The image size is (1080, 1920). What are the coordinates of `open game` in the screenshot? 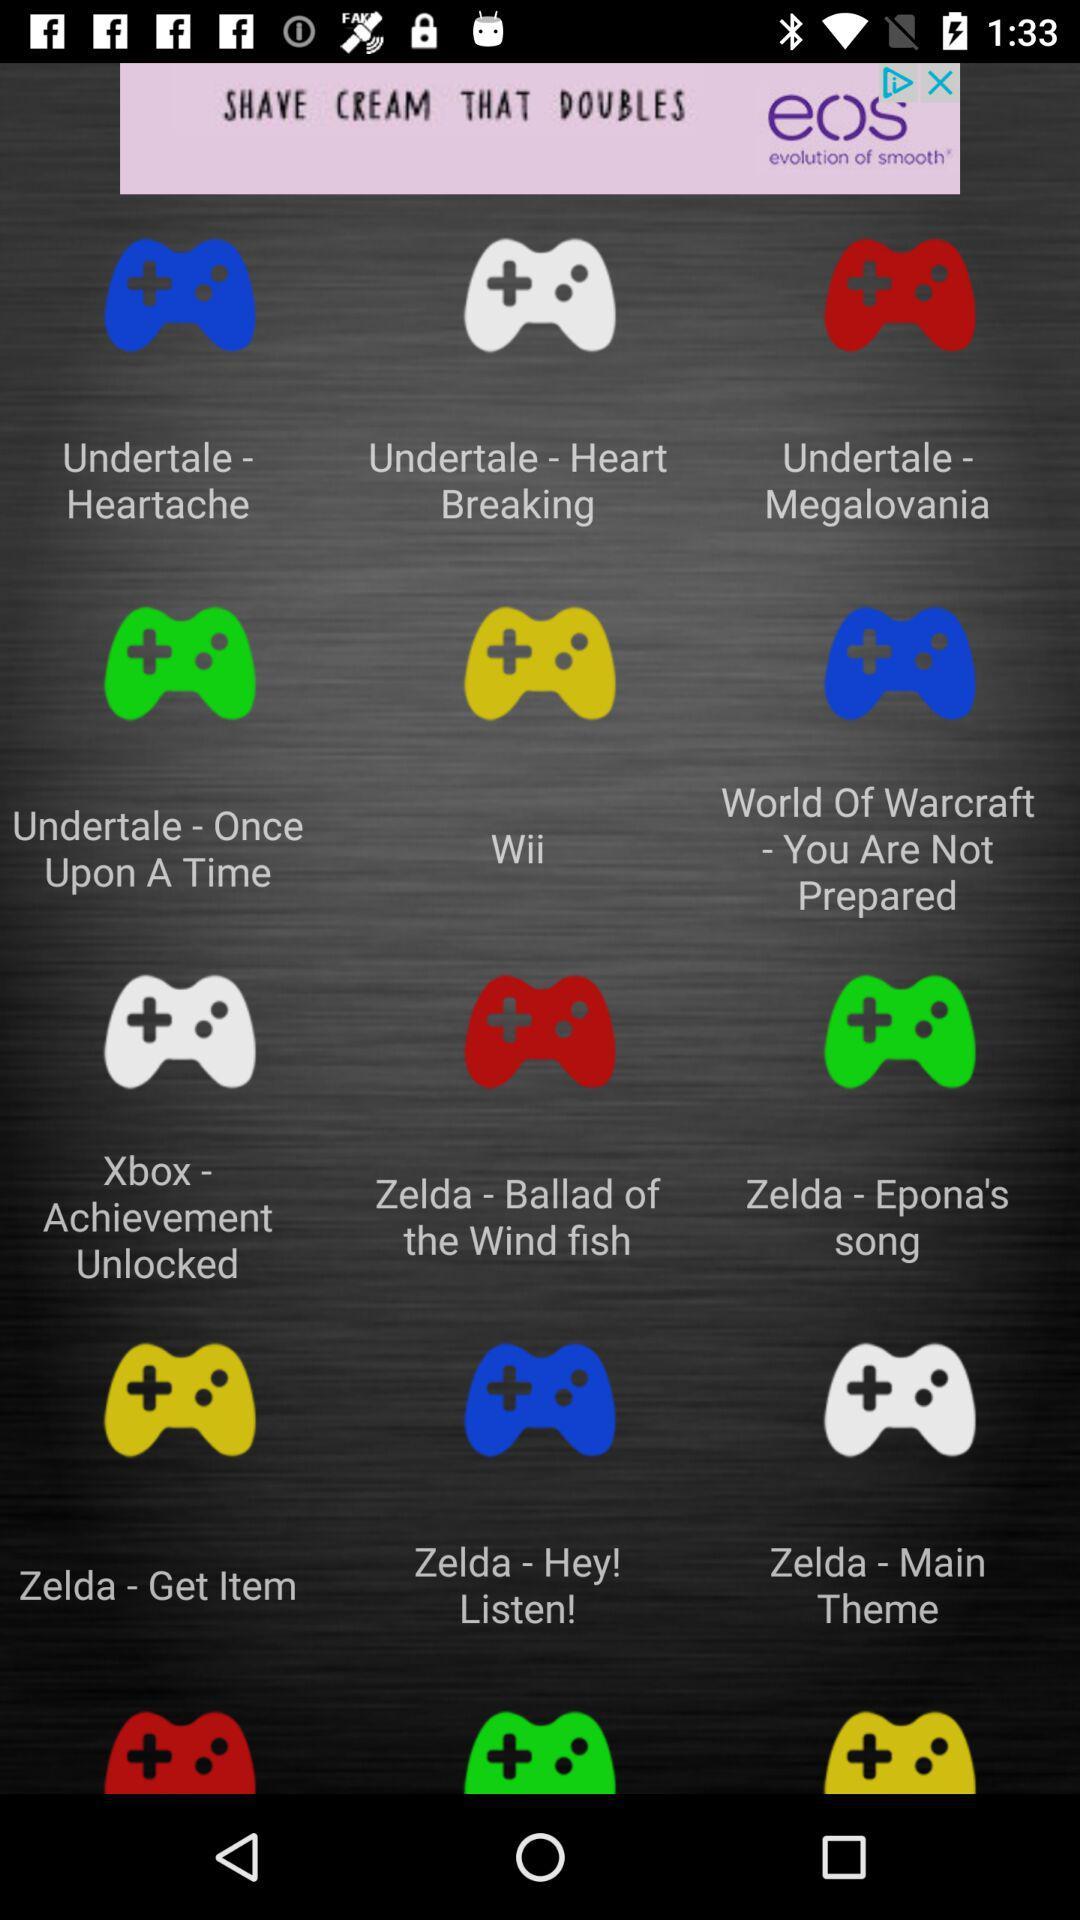 It's located at (898, 1399).